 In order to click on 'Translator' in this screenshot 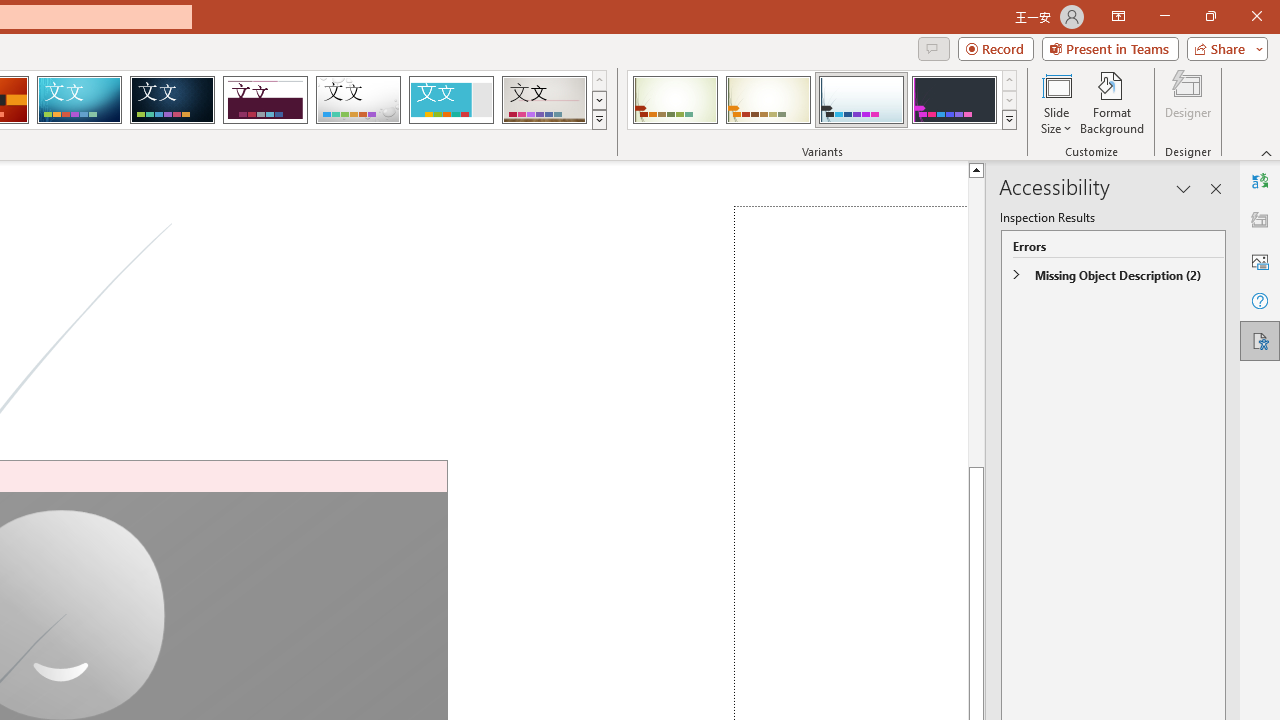, I will do `click(1259, 181)`.